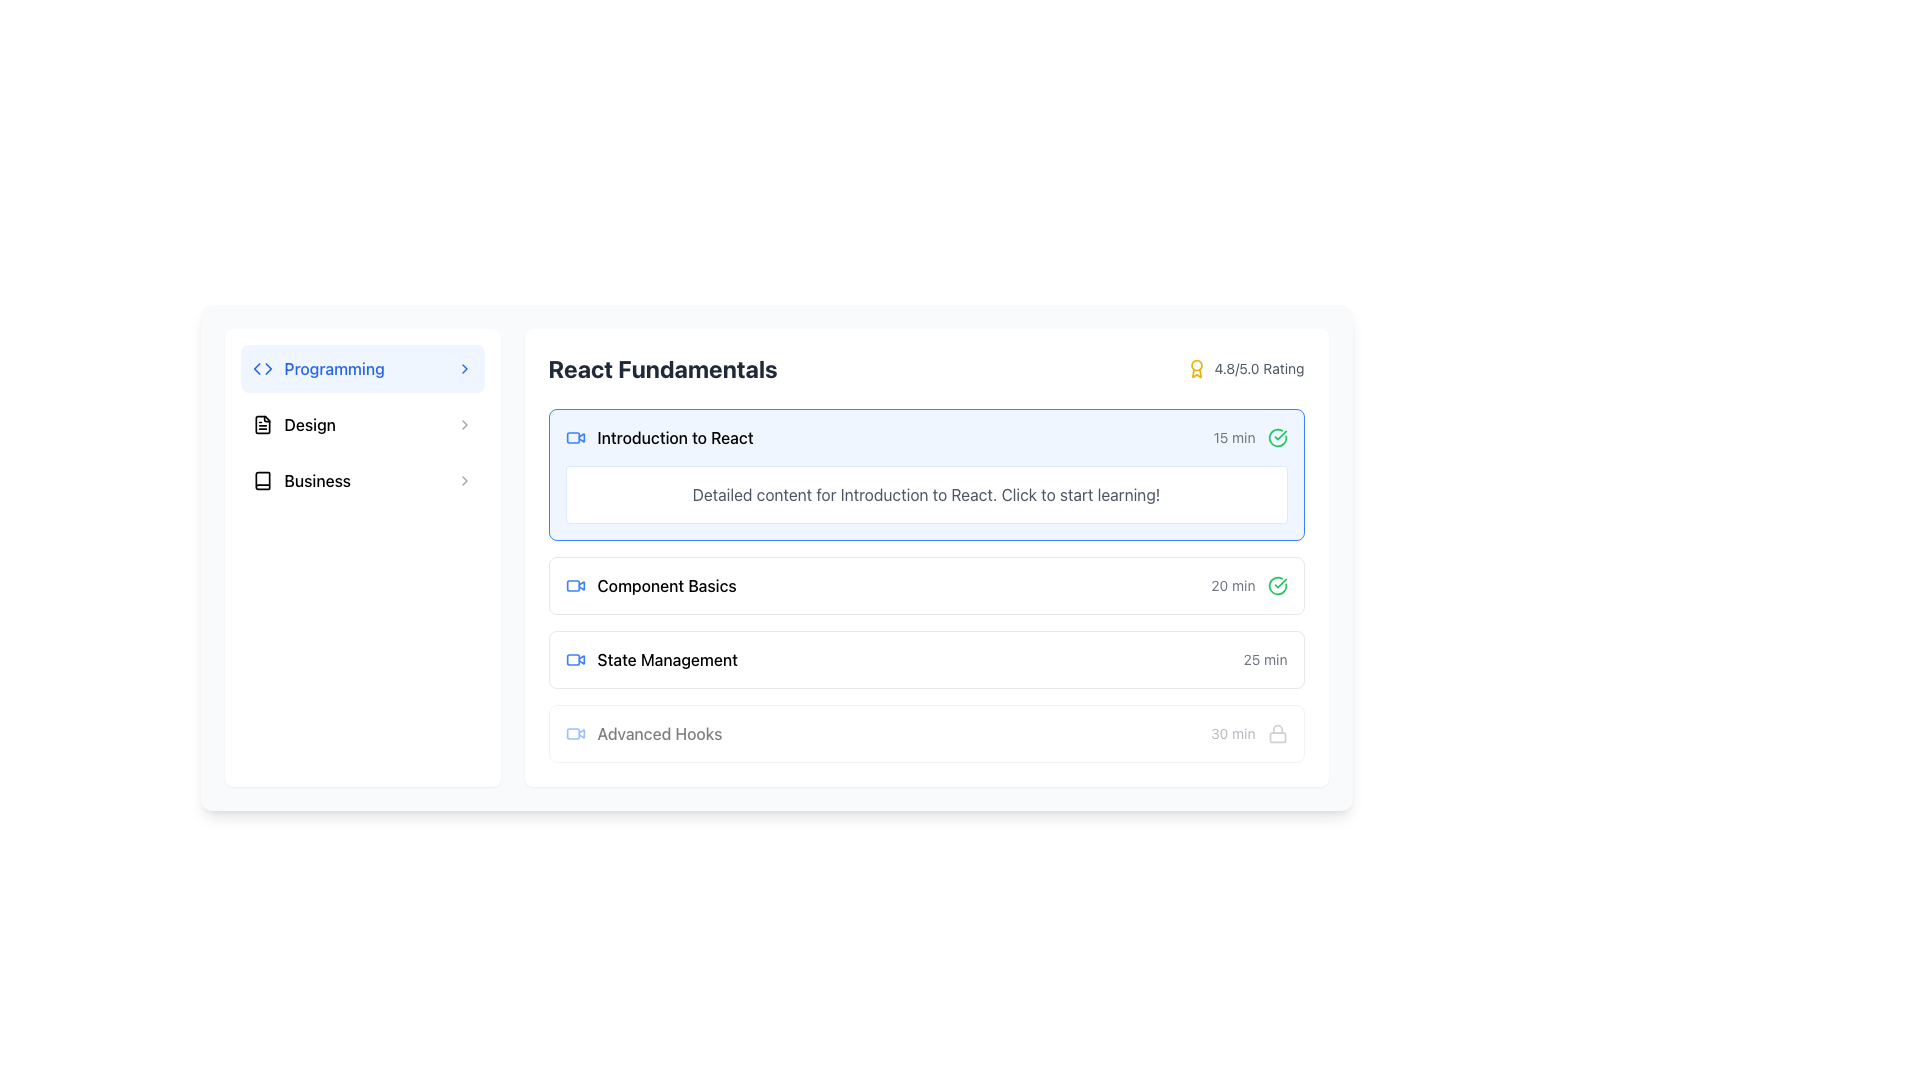  I want to click on the bold text label 'Design' located in the second item of the left-side vertical navigation menu, so click(309, 423).